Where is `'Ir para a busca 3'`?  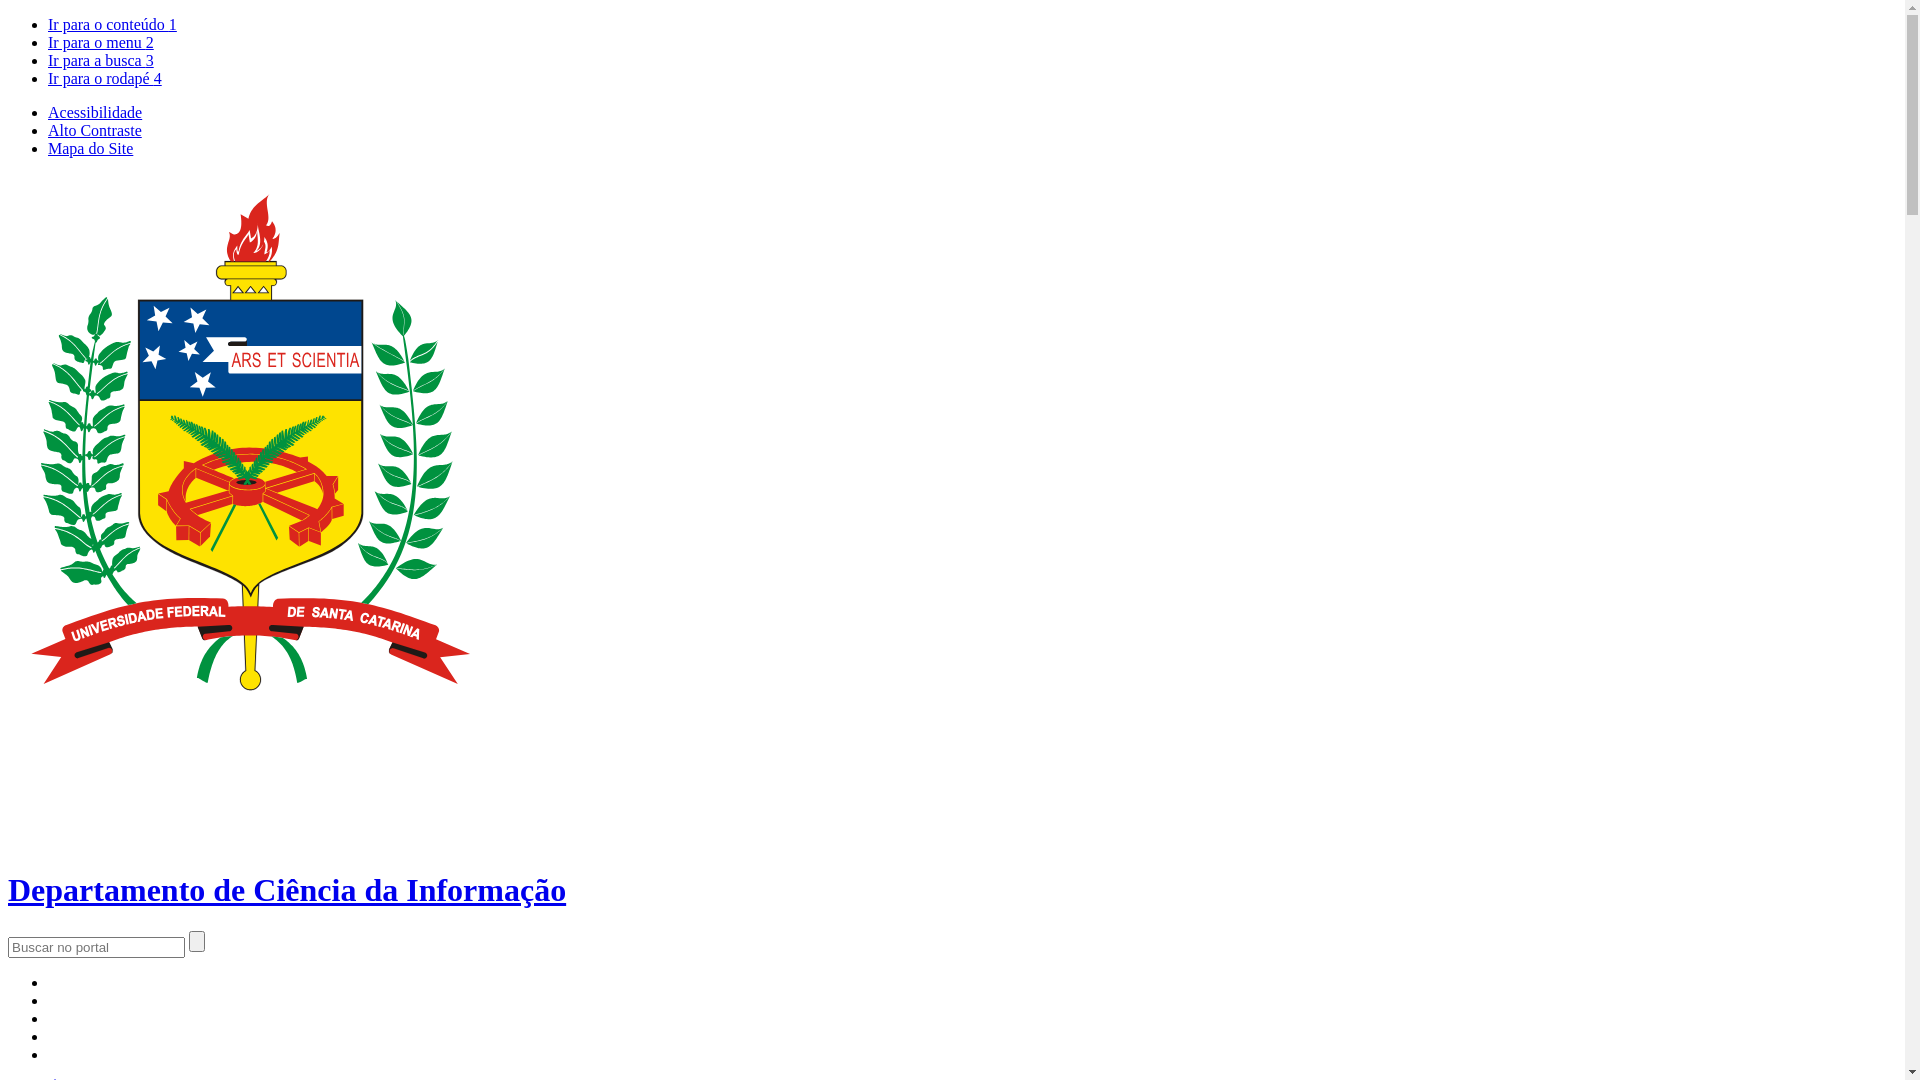
'Ir para a busca 3' is located at coordinates (99, 59).